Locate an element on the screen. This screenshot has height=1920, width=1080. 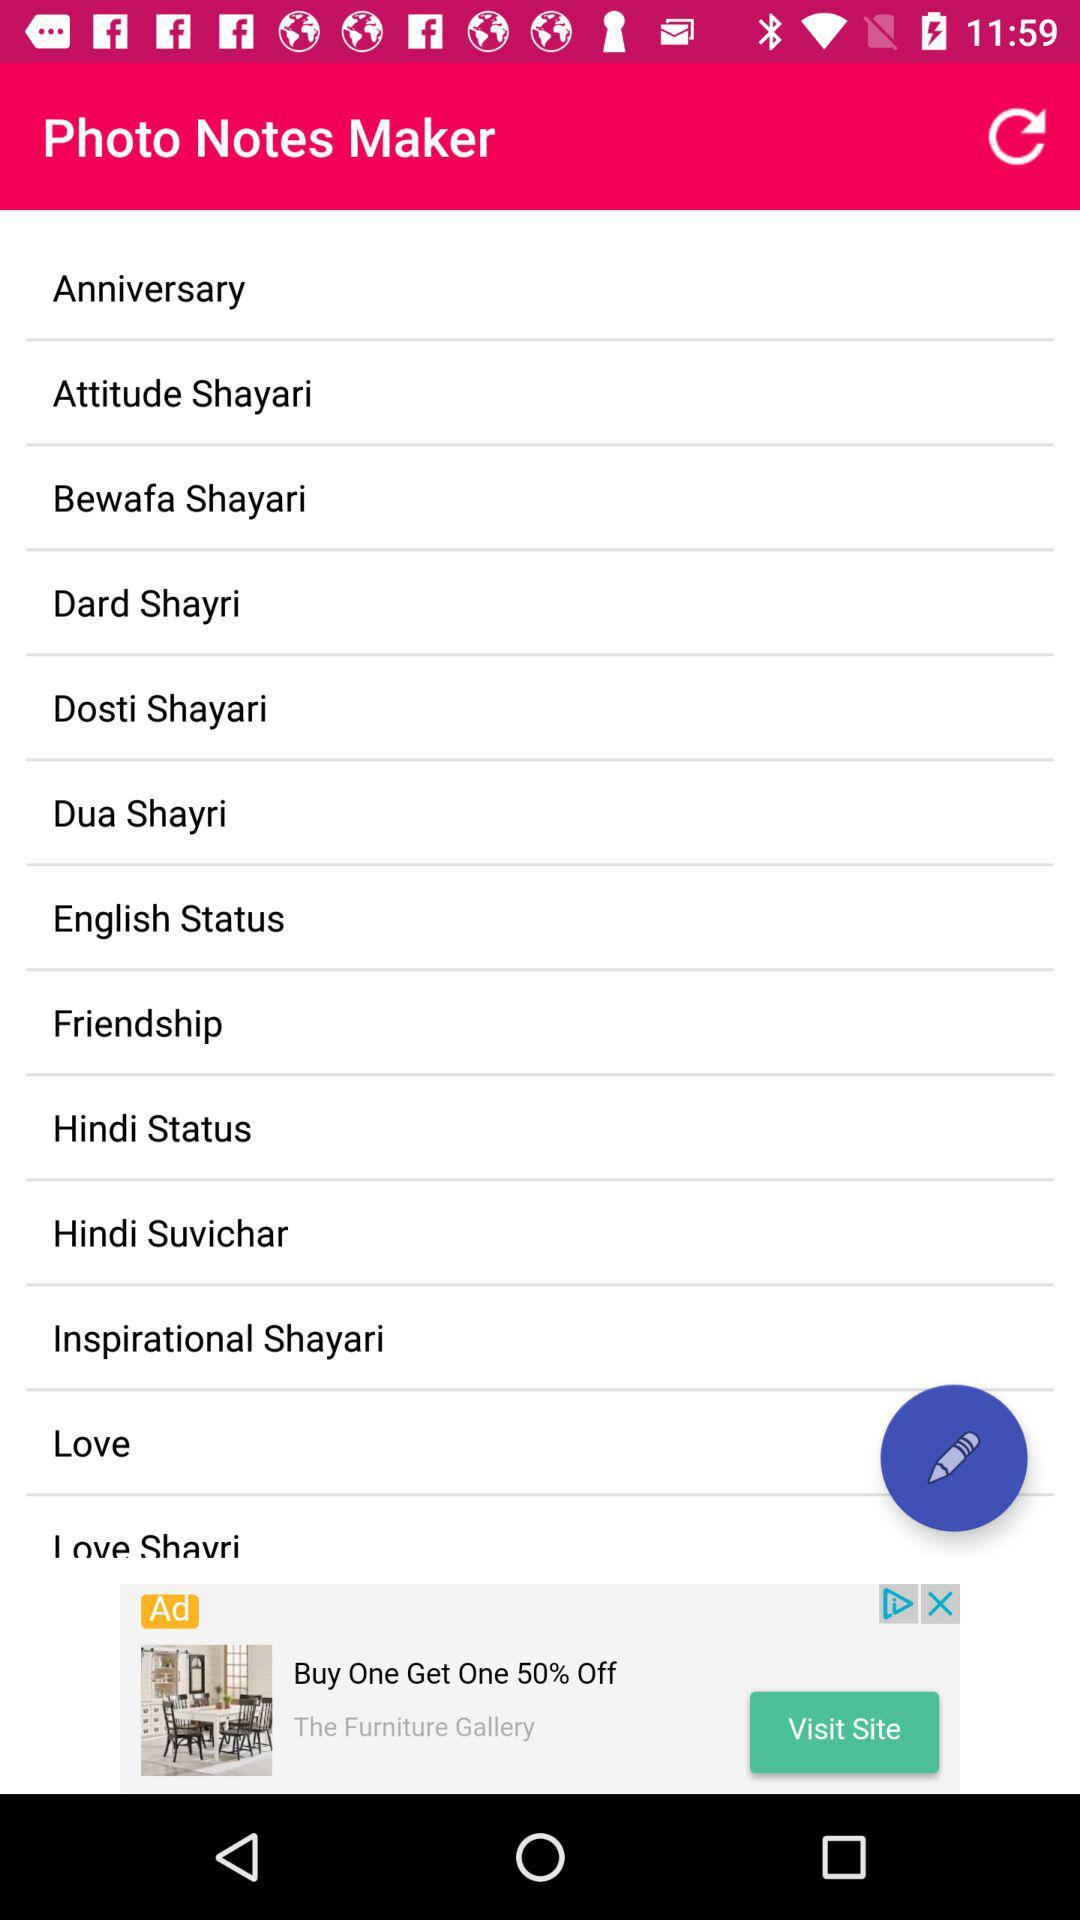
note is located at coordinates (952, 1458).